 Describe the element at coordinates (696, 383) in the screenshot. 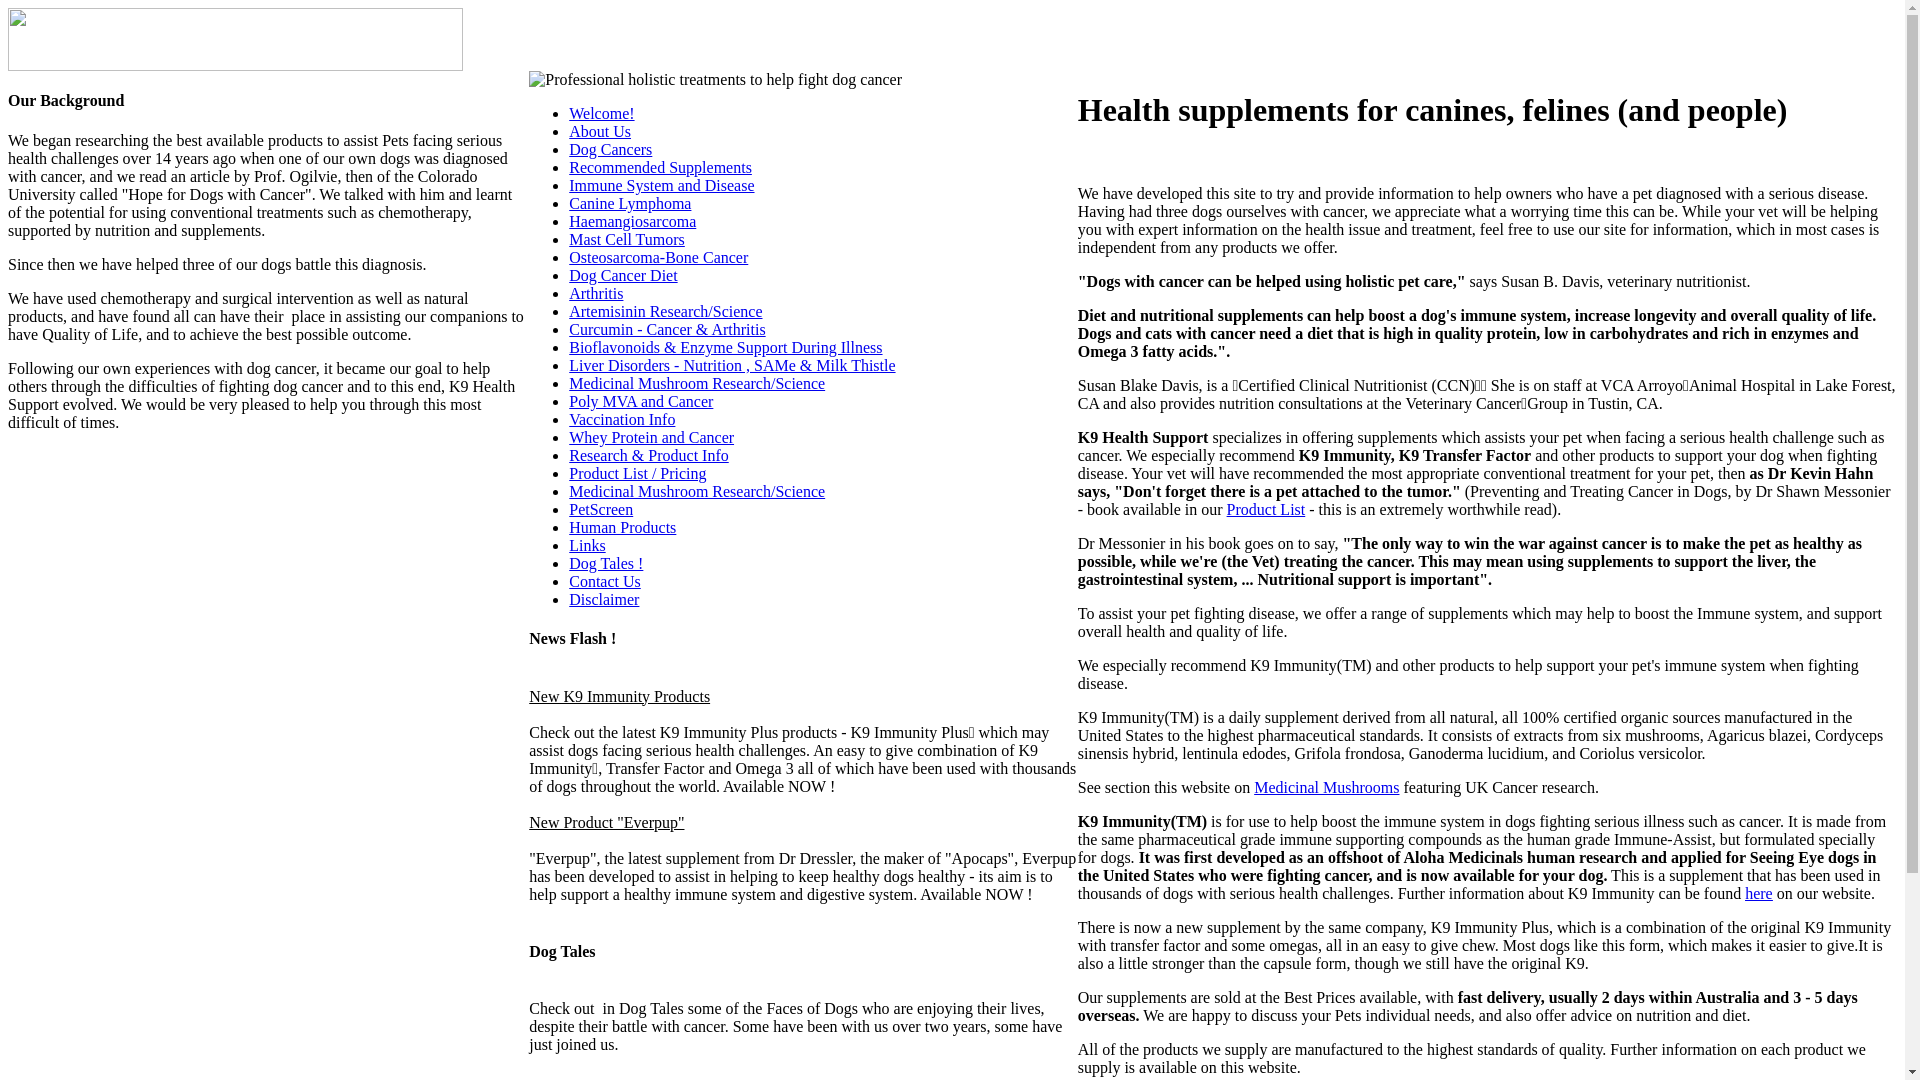

I see `'Medicinal Mushroom Research/Science'` at that location.